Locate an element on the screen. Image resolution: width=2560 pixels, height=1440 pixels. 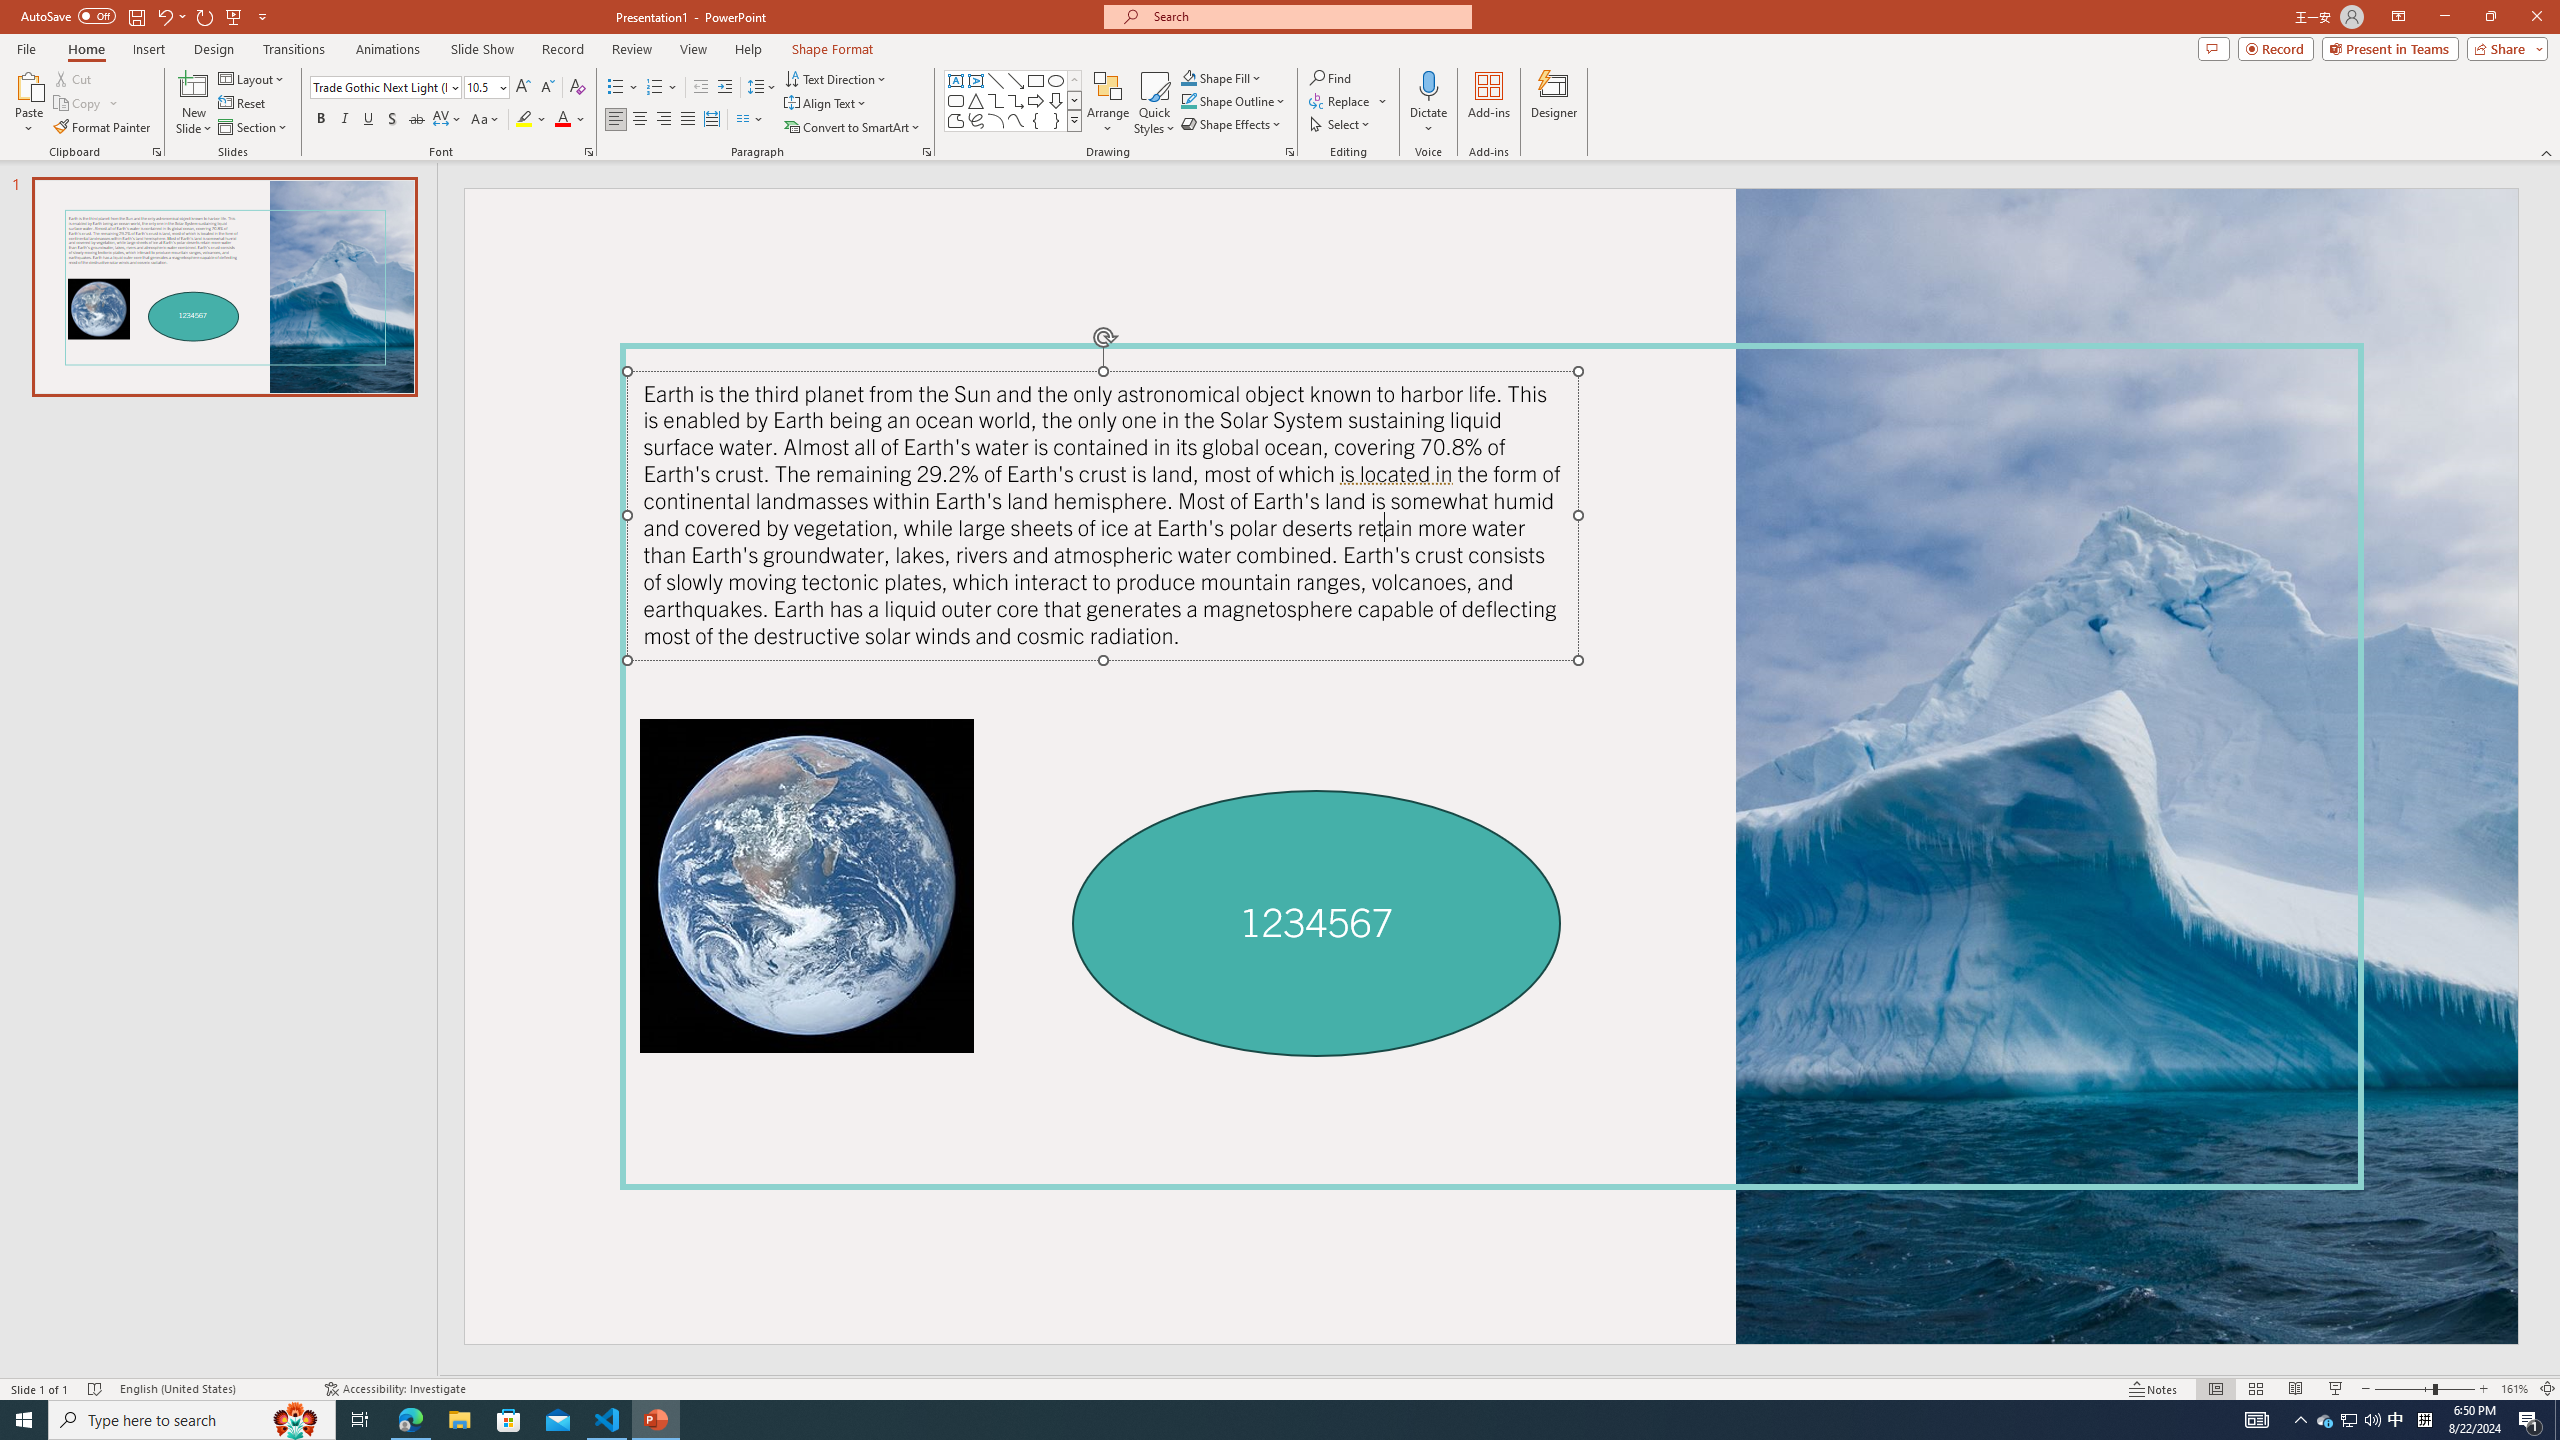
'Shape Outline Teal, Accent 1' is located at coordinates (1189, 99).